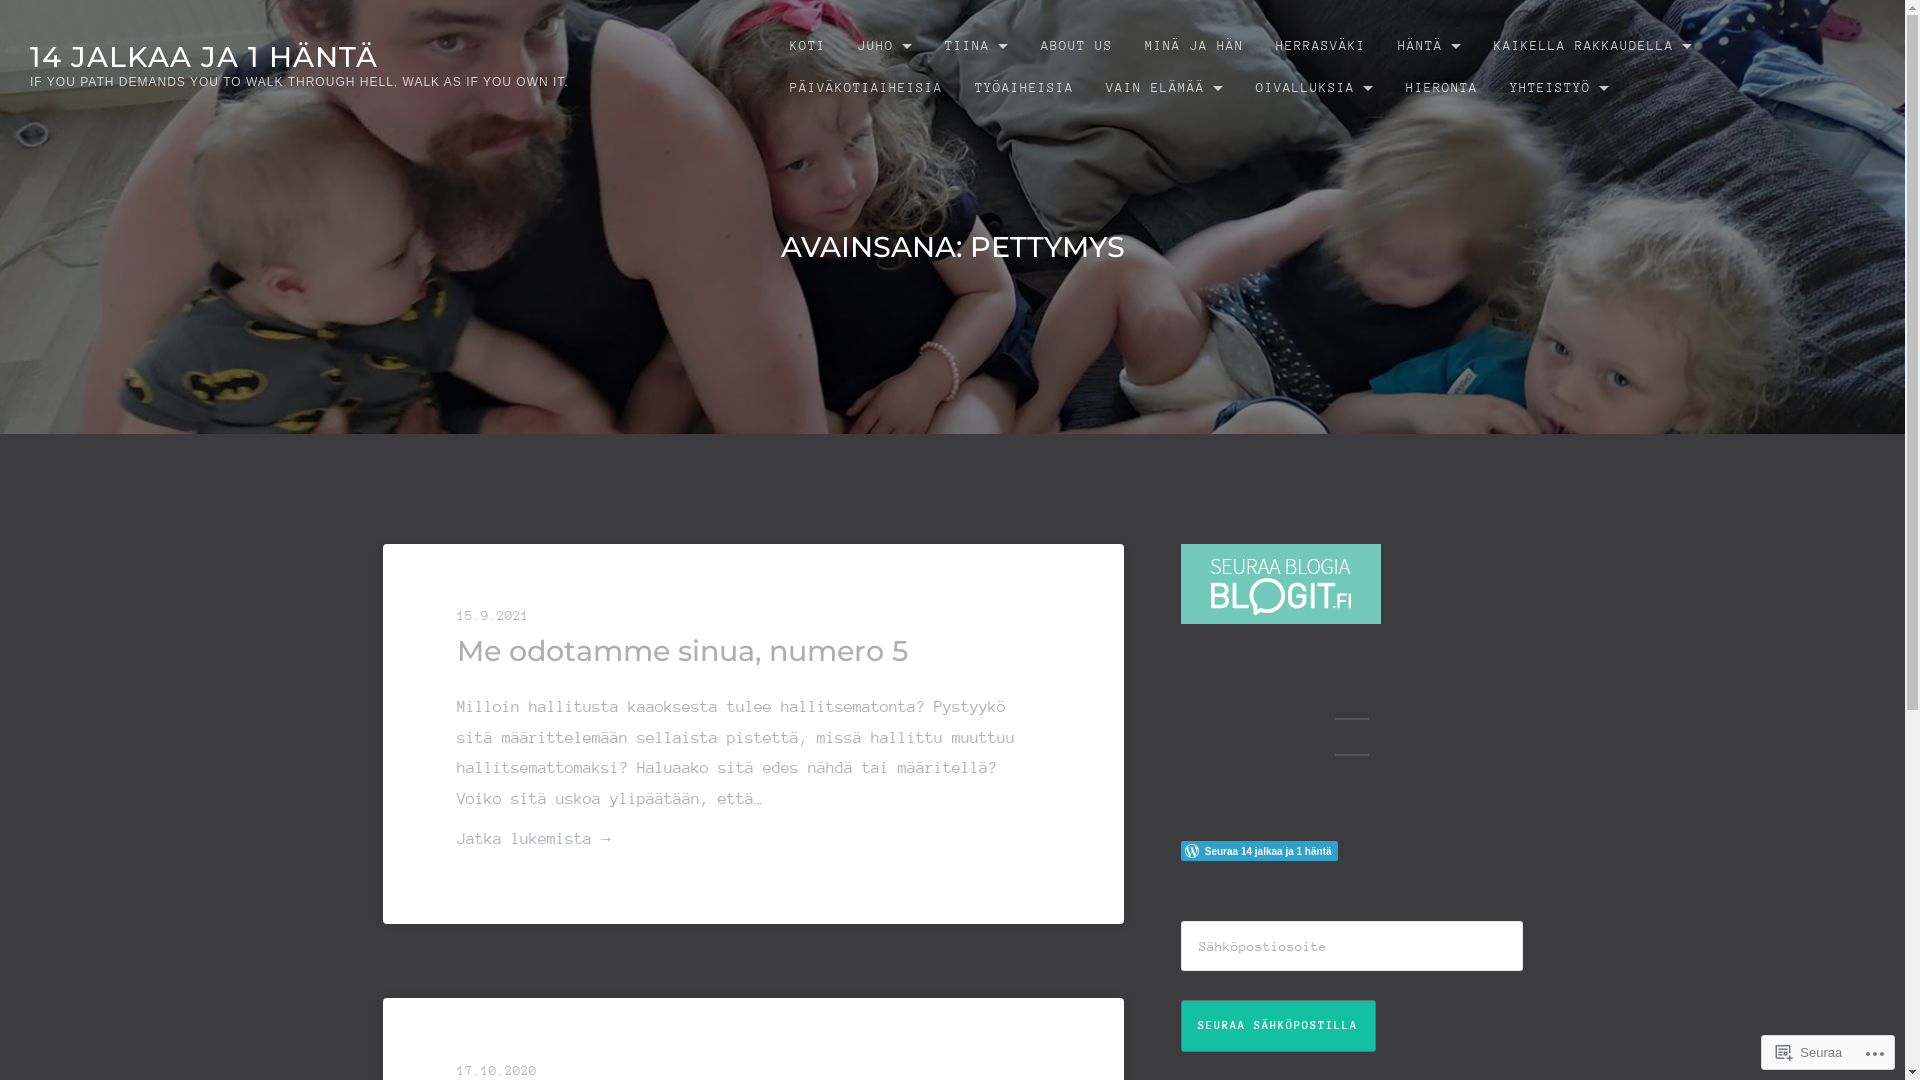 This screenshot has height=1080, width=1920. What do you see at coordinates (772, 45) in the screenshot?
I see `'KOTI'` at bounding box center [772, 45].